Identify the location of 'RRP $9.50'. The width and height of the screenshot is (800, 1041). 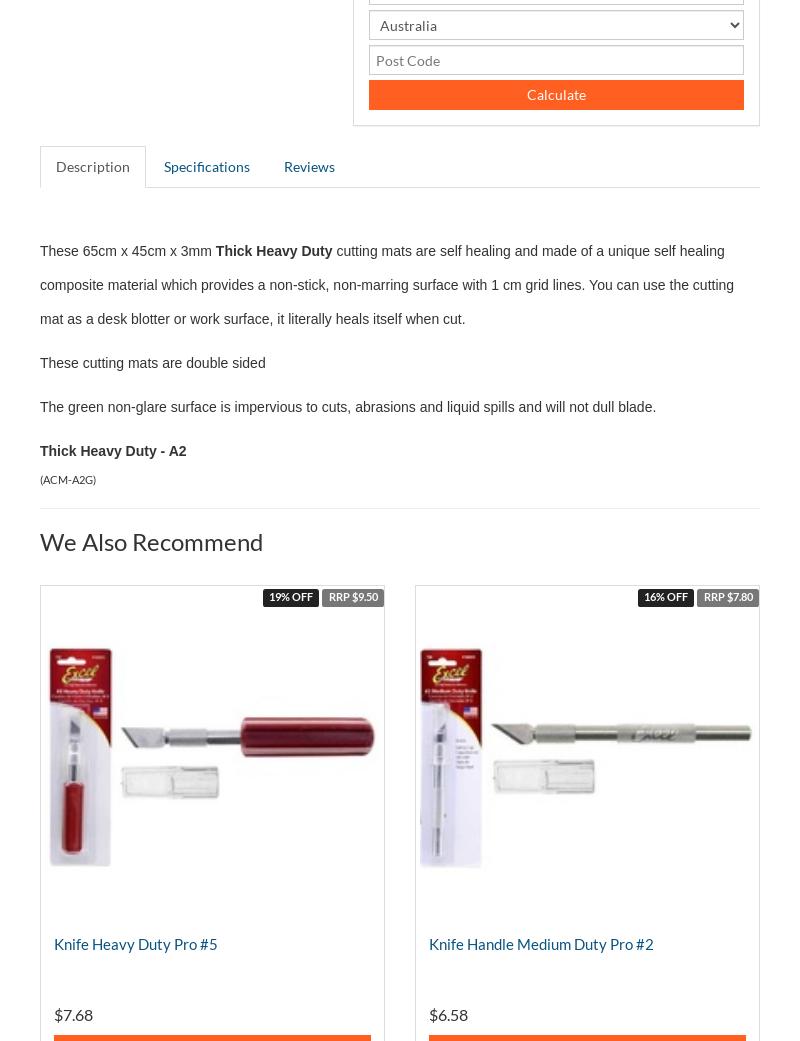
(352, 597).